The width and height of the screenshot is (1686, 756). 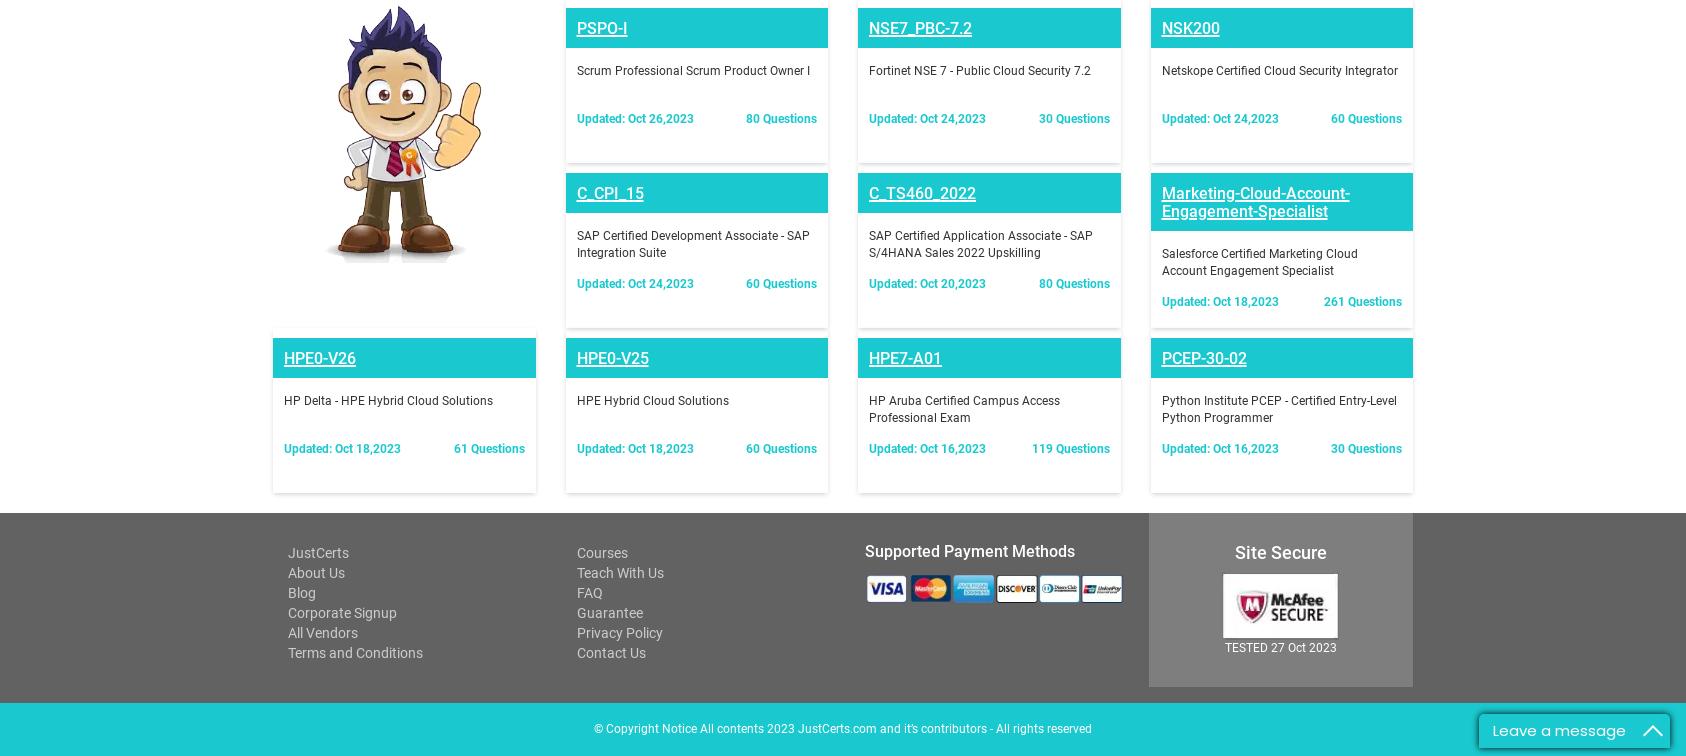 What do you see at coordinates (650, 140) in the screenshot?
I see `'HPE Hybrid Cloud Solutions'` at bounding box center [650, 140].